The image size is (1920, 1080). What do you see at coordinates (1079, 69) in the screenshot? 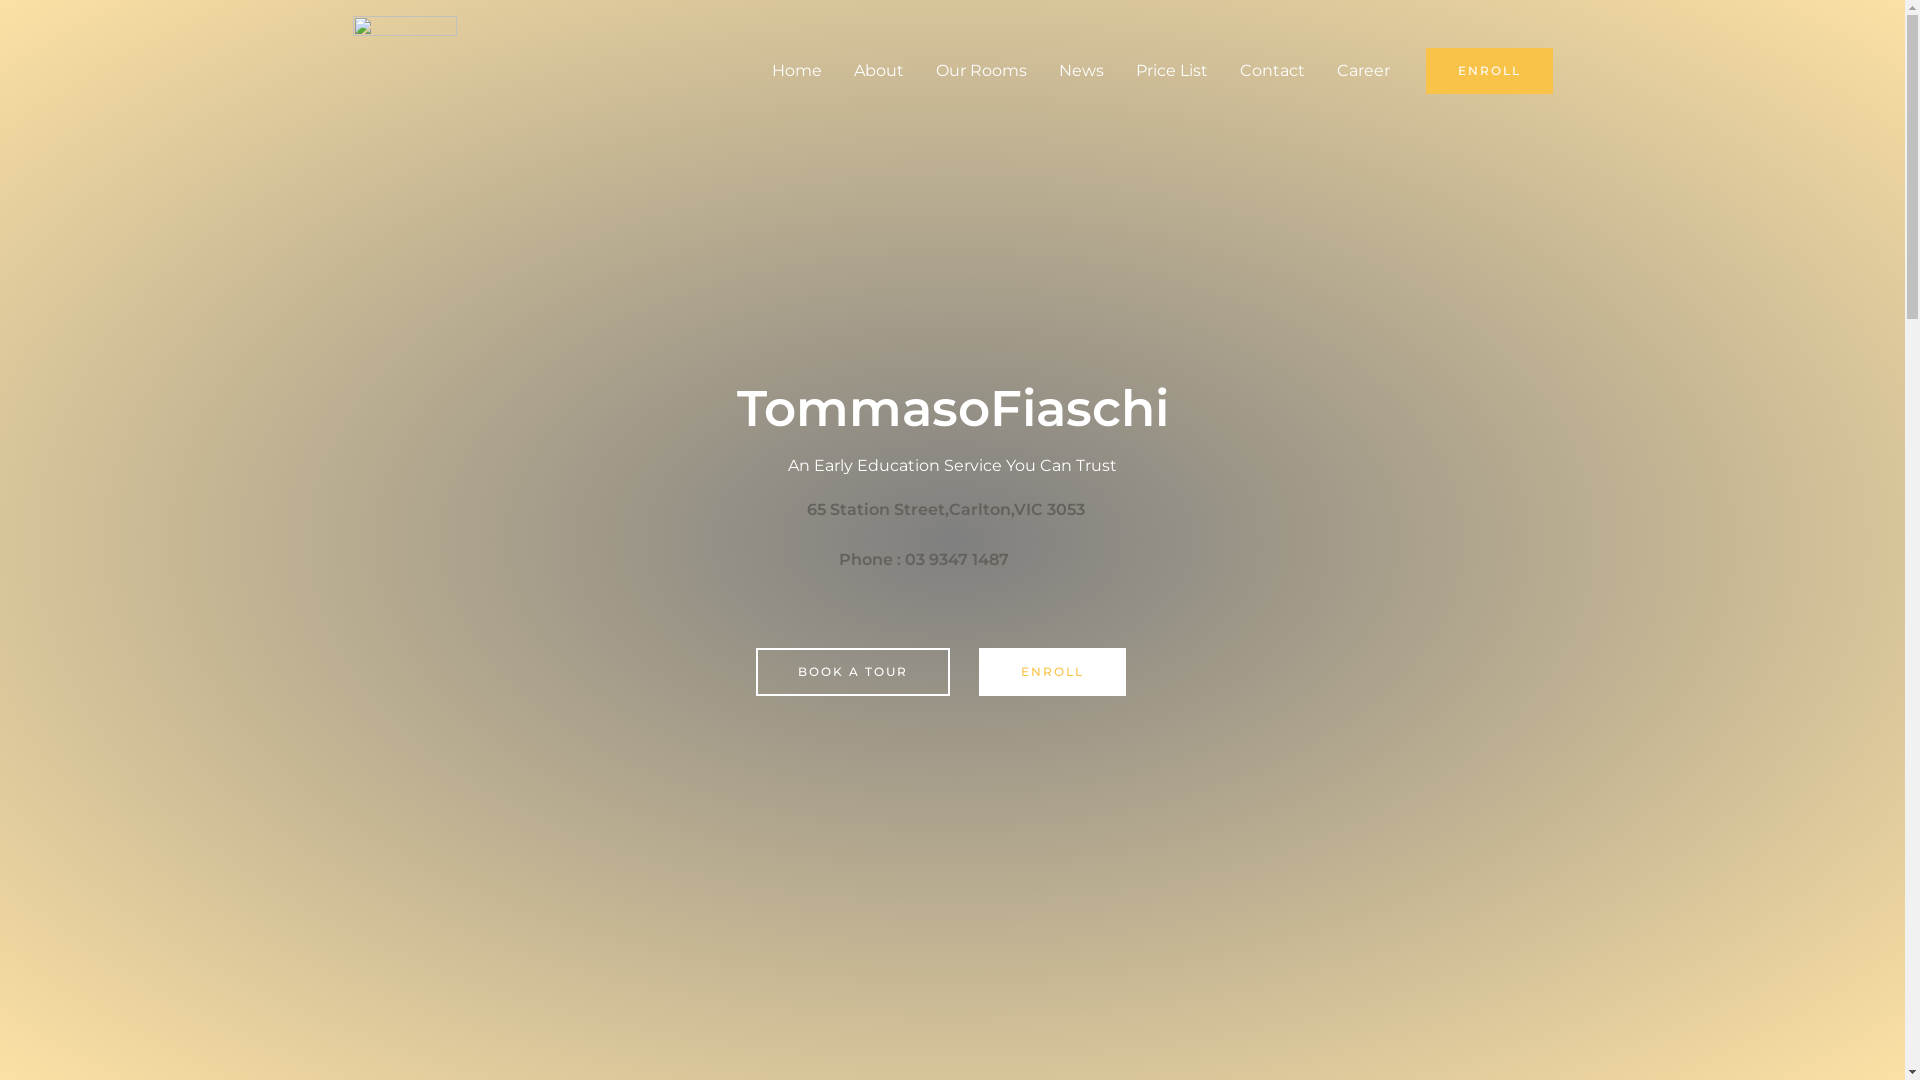
I see `'News'` at bounding box center [1079, 69].